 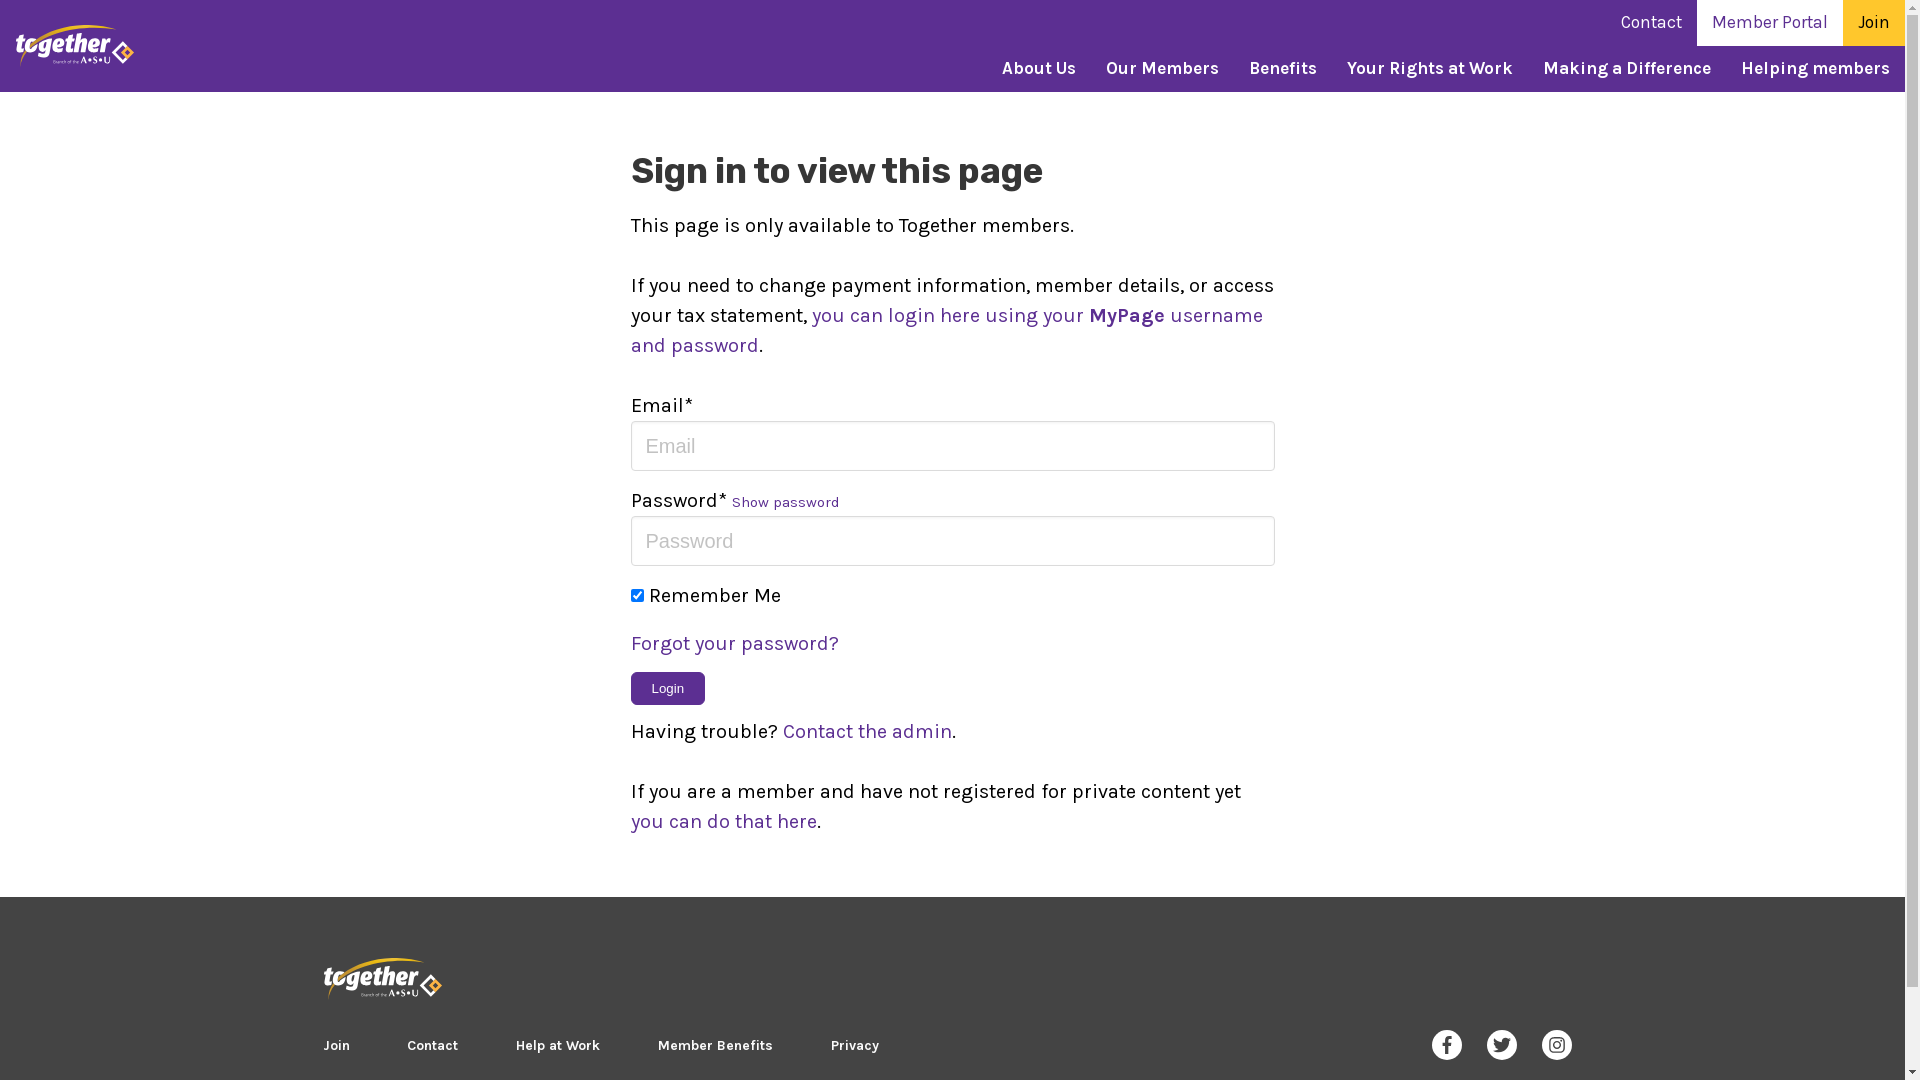 I want to click on 'you can login here using your MyPage username and password', so click(x=944, y=329).